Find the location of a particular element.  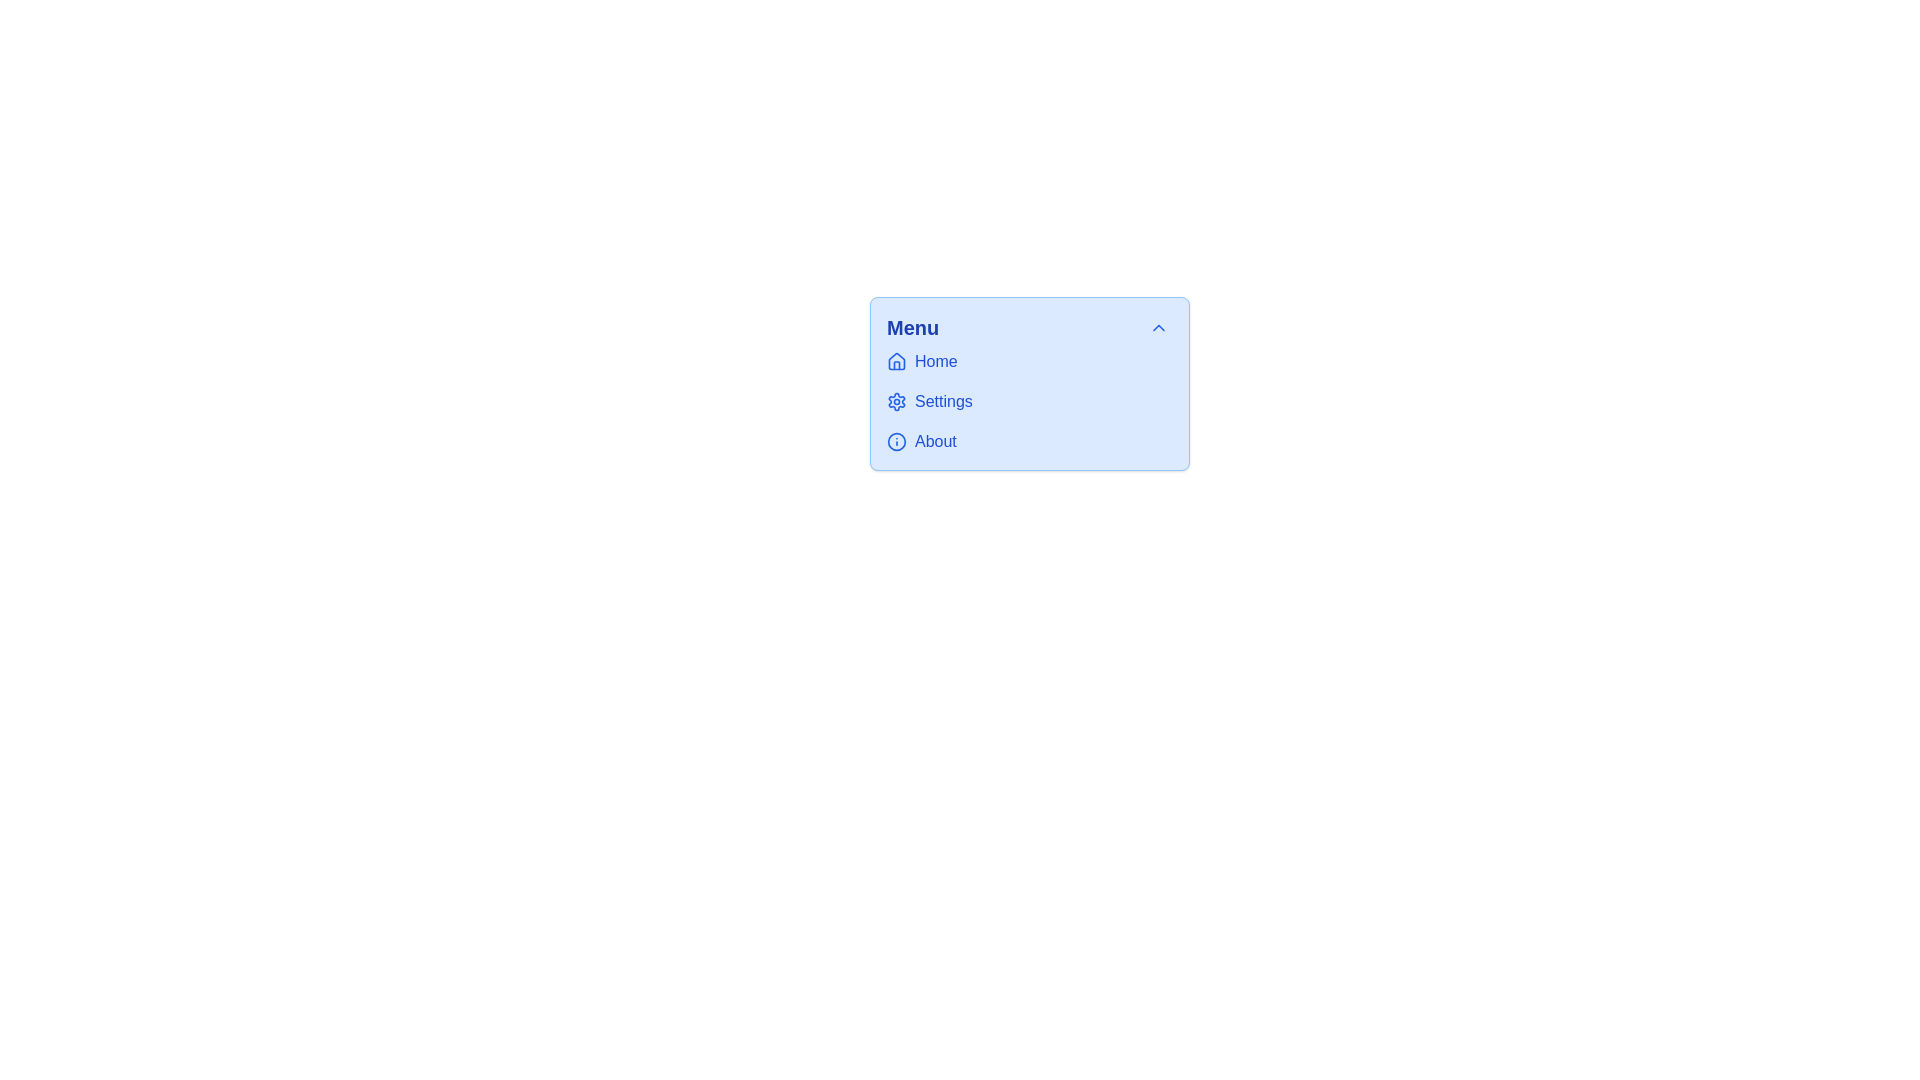

the settings icon located in the middle of the menu panel, positioned to the left of the 'Settings' text is located at coordinates (896, 401).